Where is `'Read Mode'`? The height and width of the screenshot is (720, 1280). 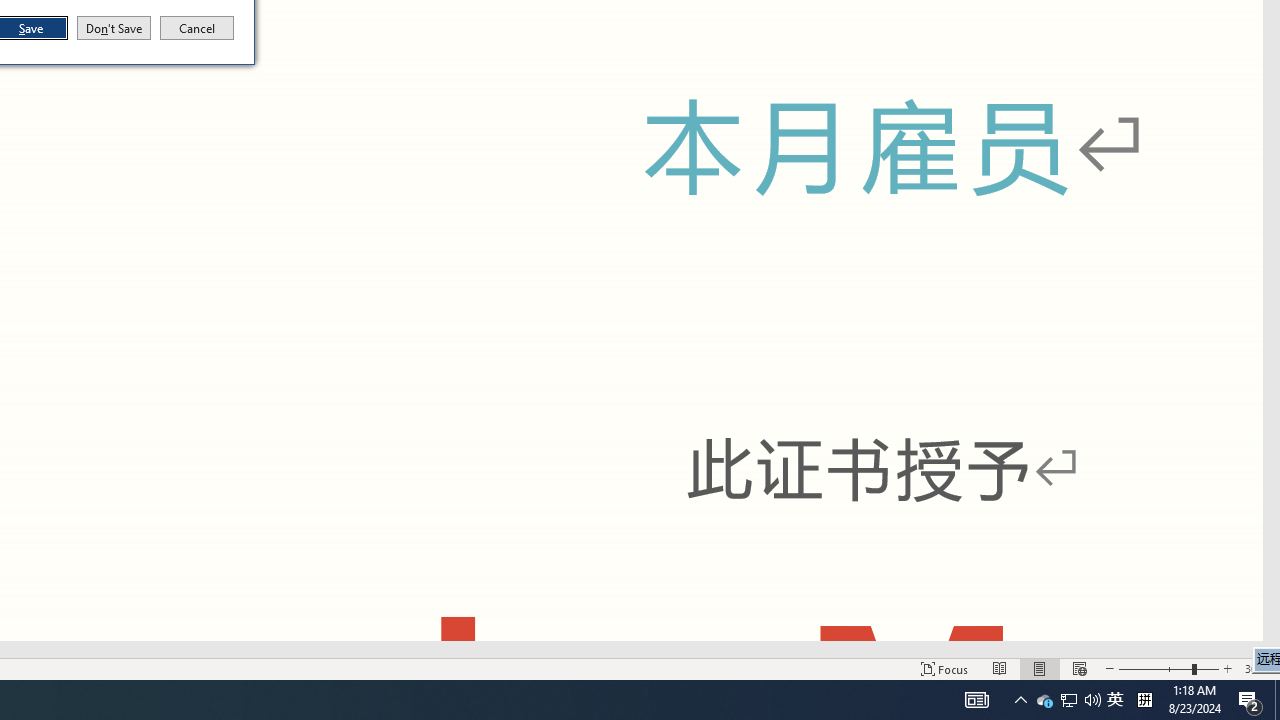
'Read Mode' is located at coordinates (1000, 669).